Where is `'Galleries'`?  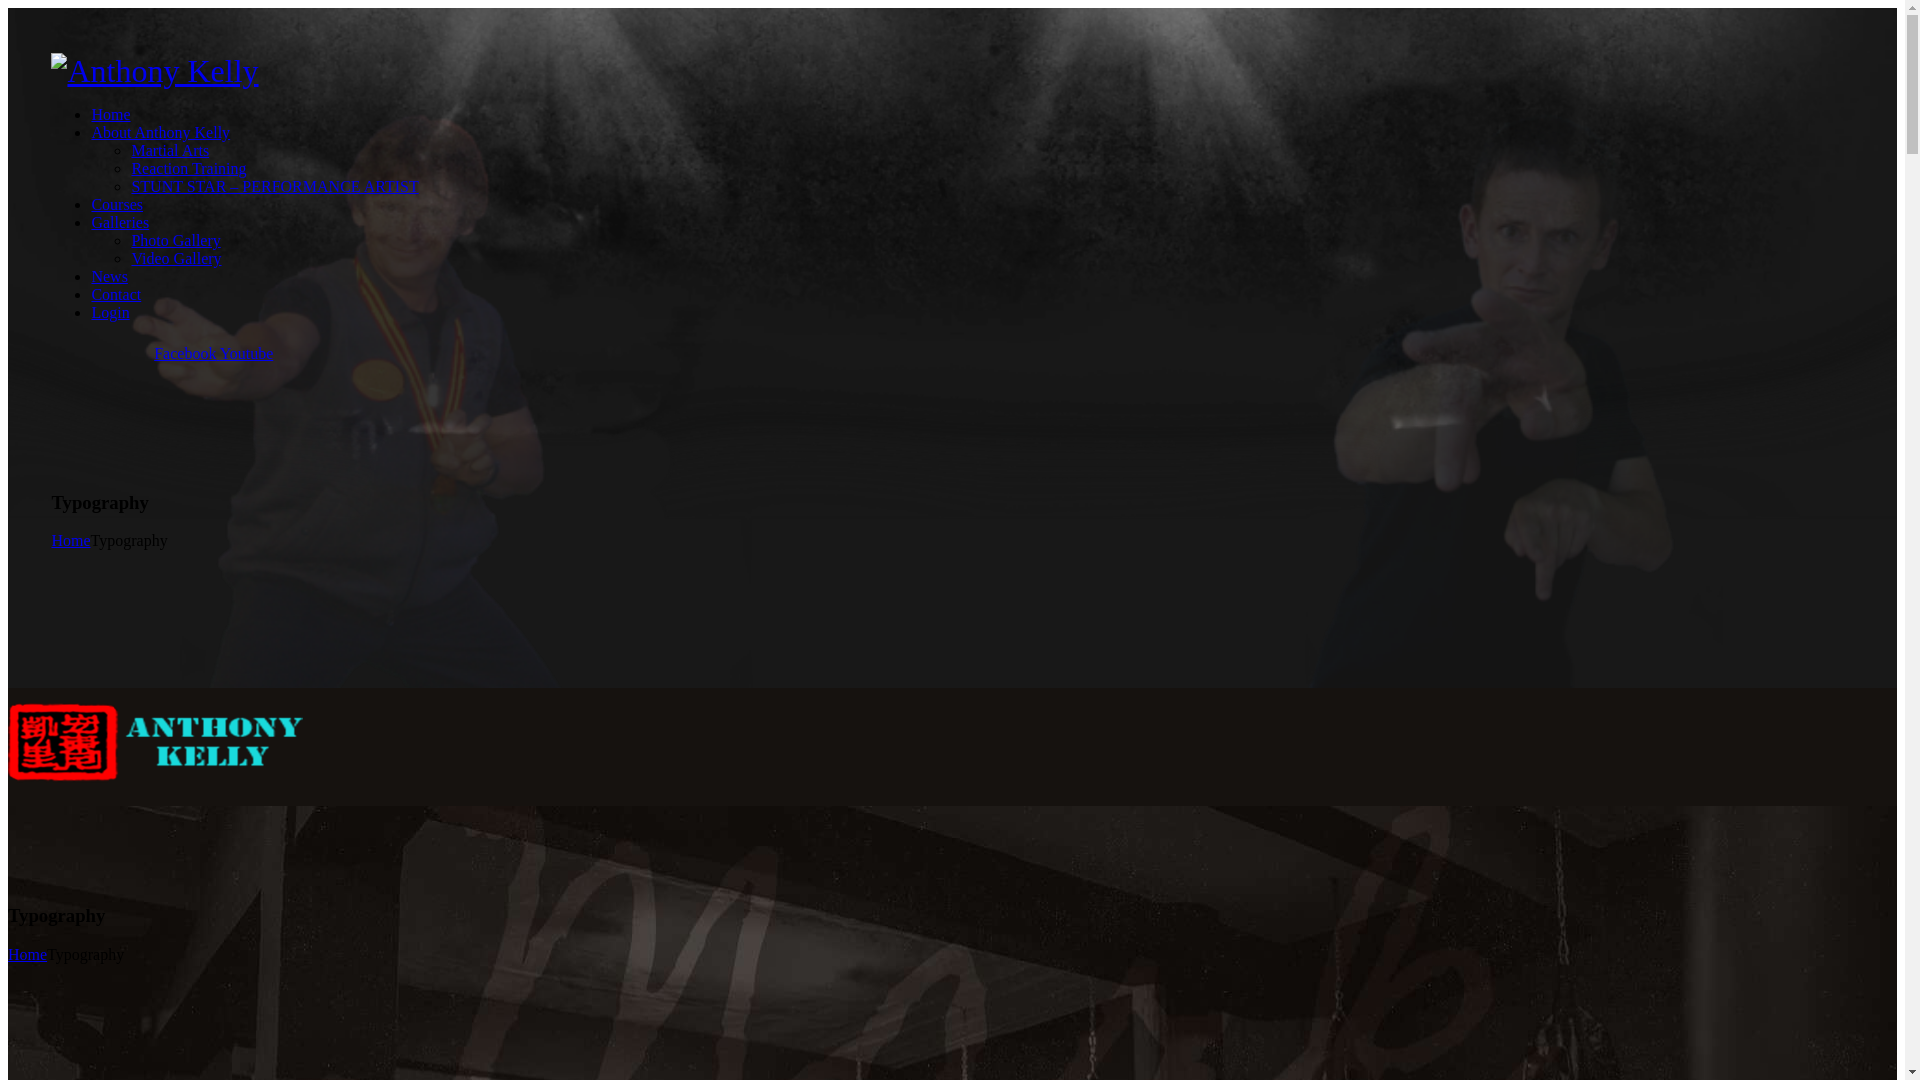
'Galleries' is located at coordinates (90, 222).